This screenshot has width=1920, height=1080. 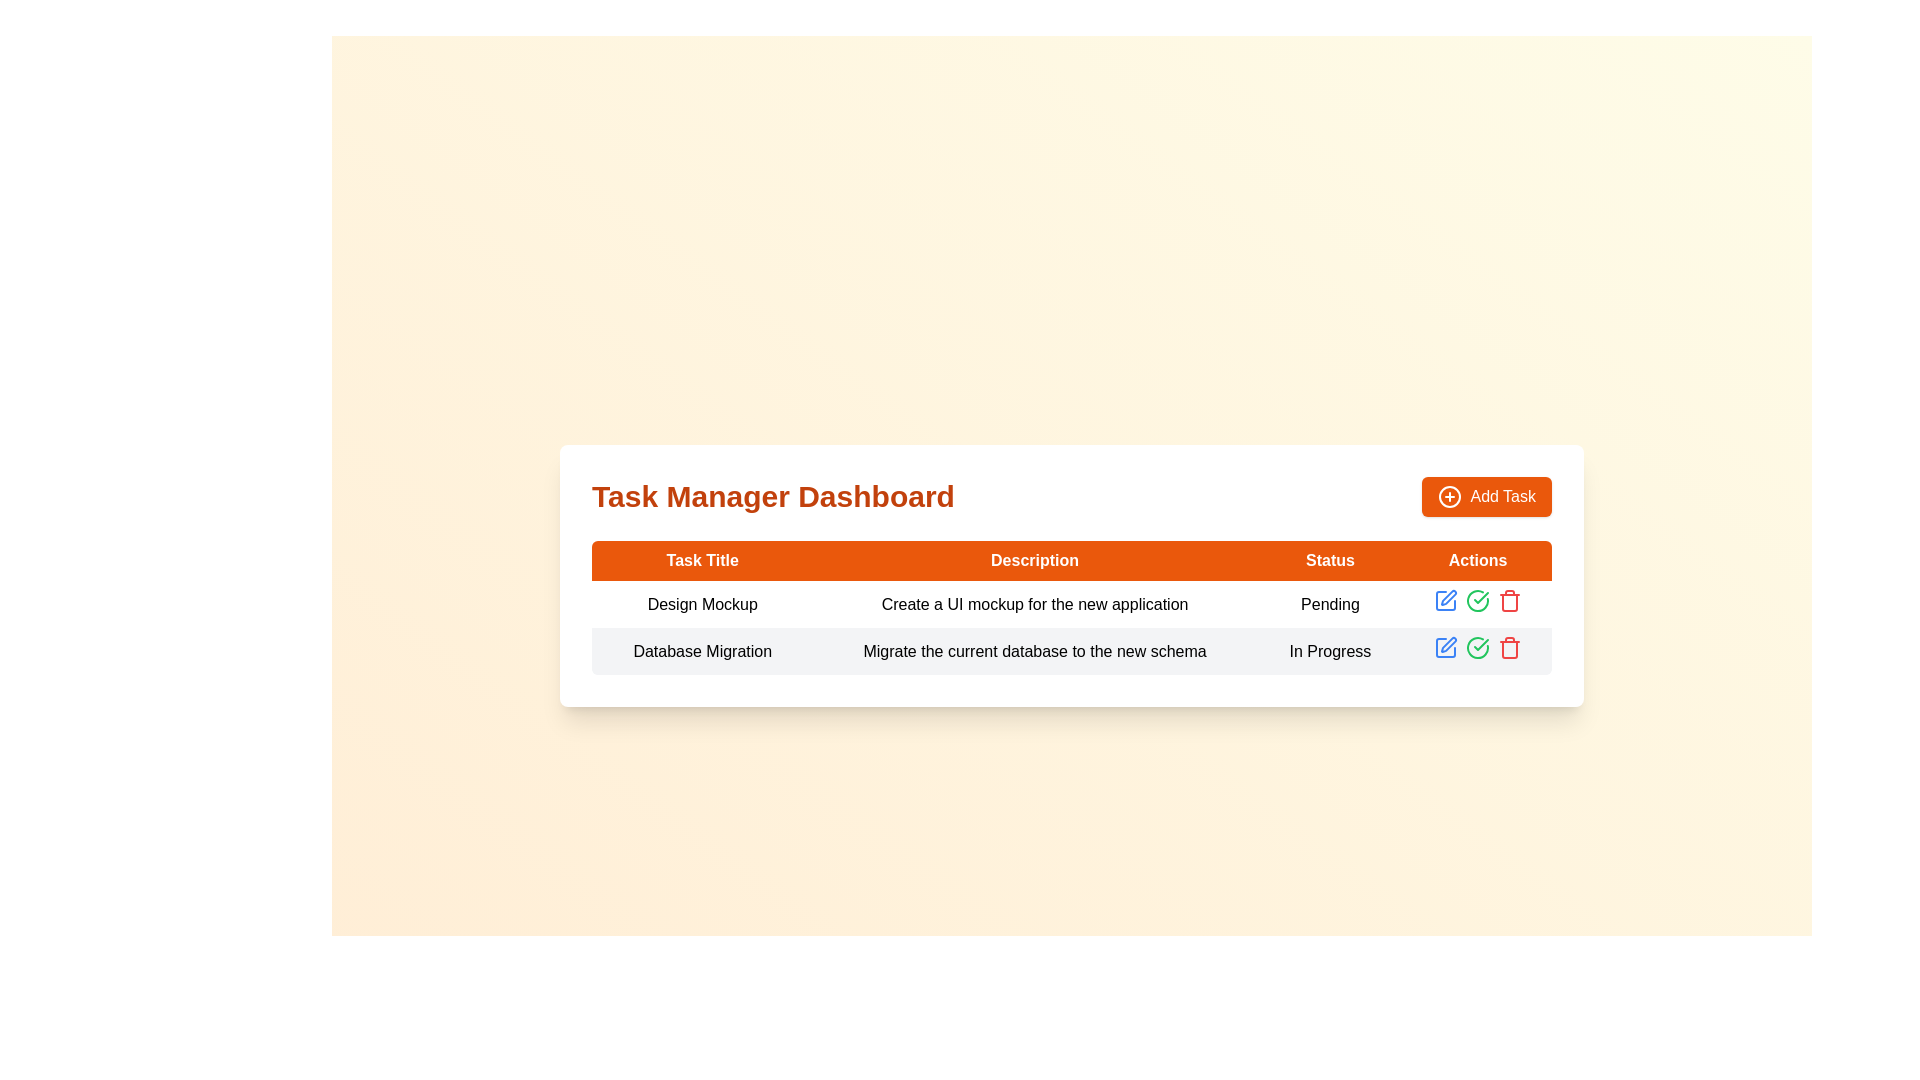 What do you see at coordinates (1330, 603) in the screenshot?
I see `the static text label displaying the word 'Pending' in the third column labeled 'Status' of the table, which is aligned with the description 'Create a UI mockup for the new application' under the 'Design Mockup' task title` at bounding box center [1330, 603].